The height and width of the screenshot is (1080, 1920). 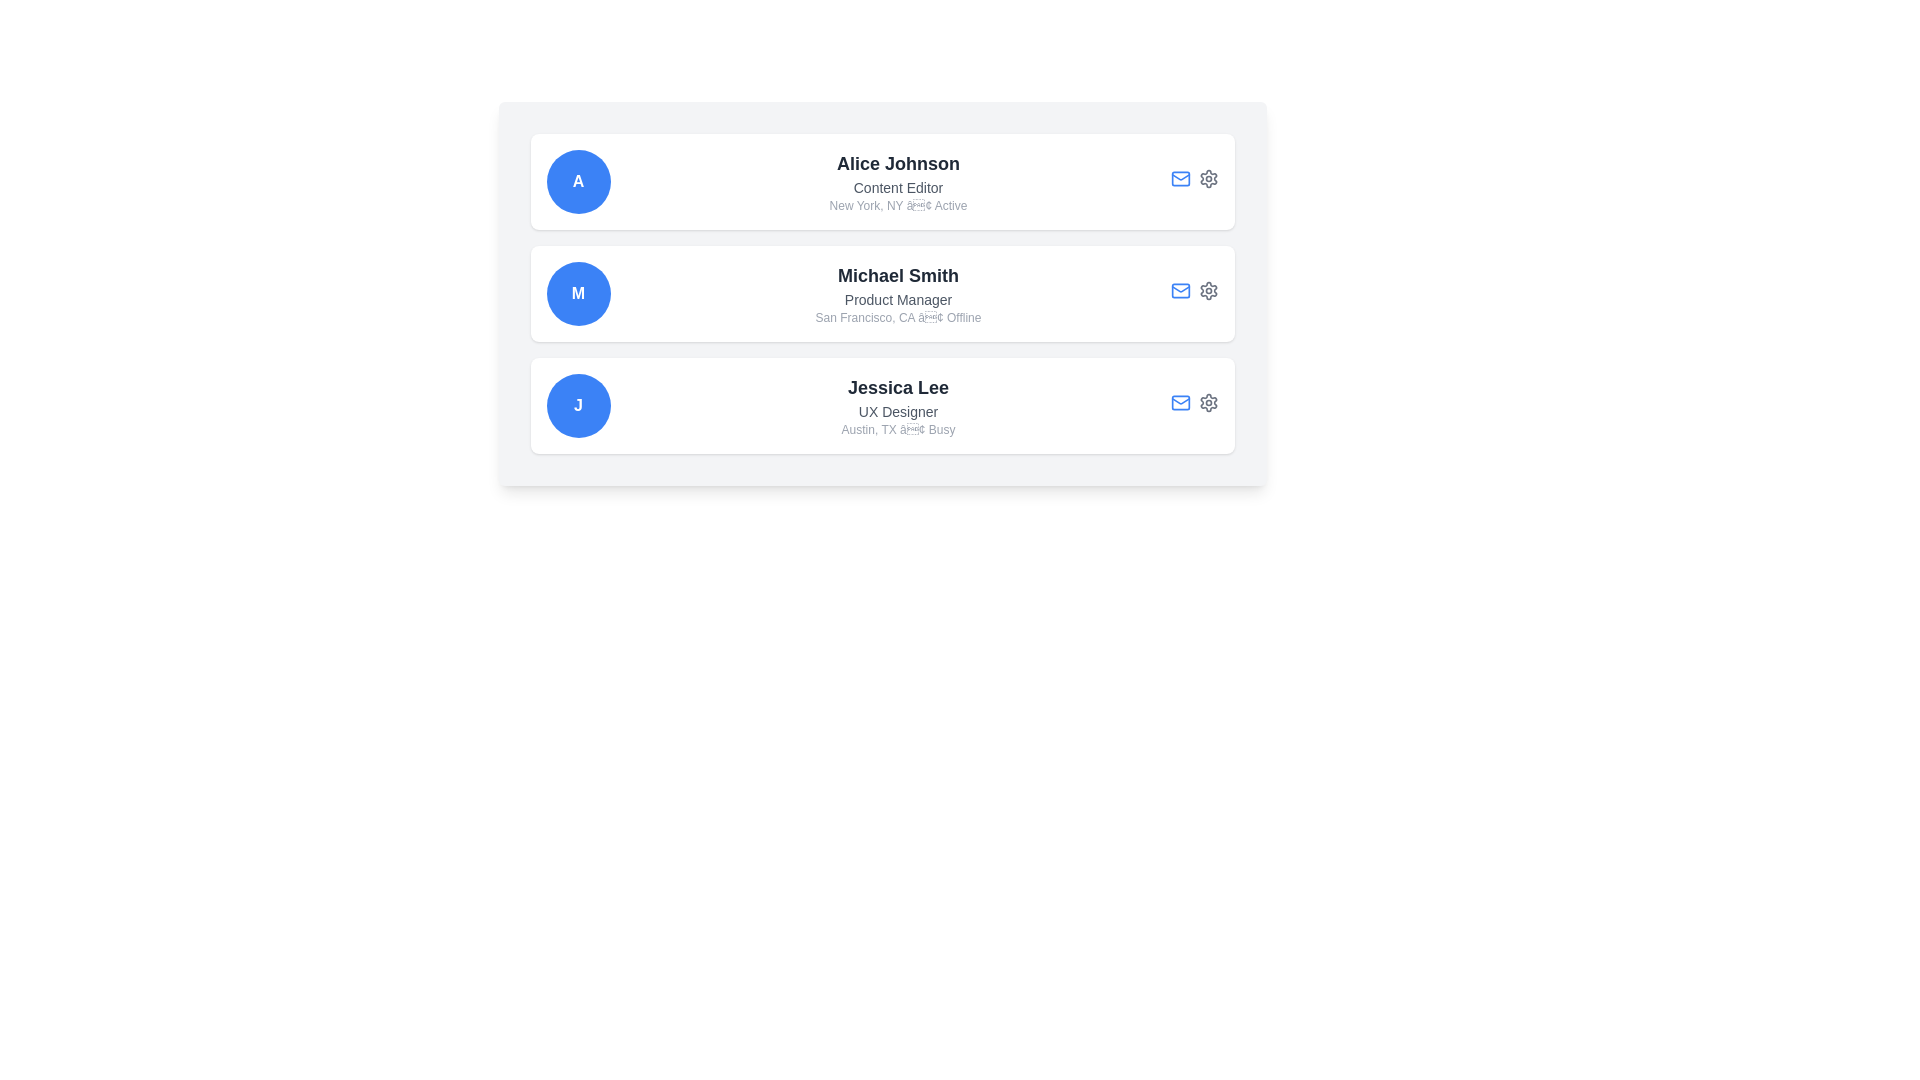 I want to click on the gray gear icon located in the rightmost section of the row dedicated to 'Jessica Lee', adjacent to the mail icon, so click(x=1207, y=402).